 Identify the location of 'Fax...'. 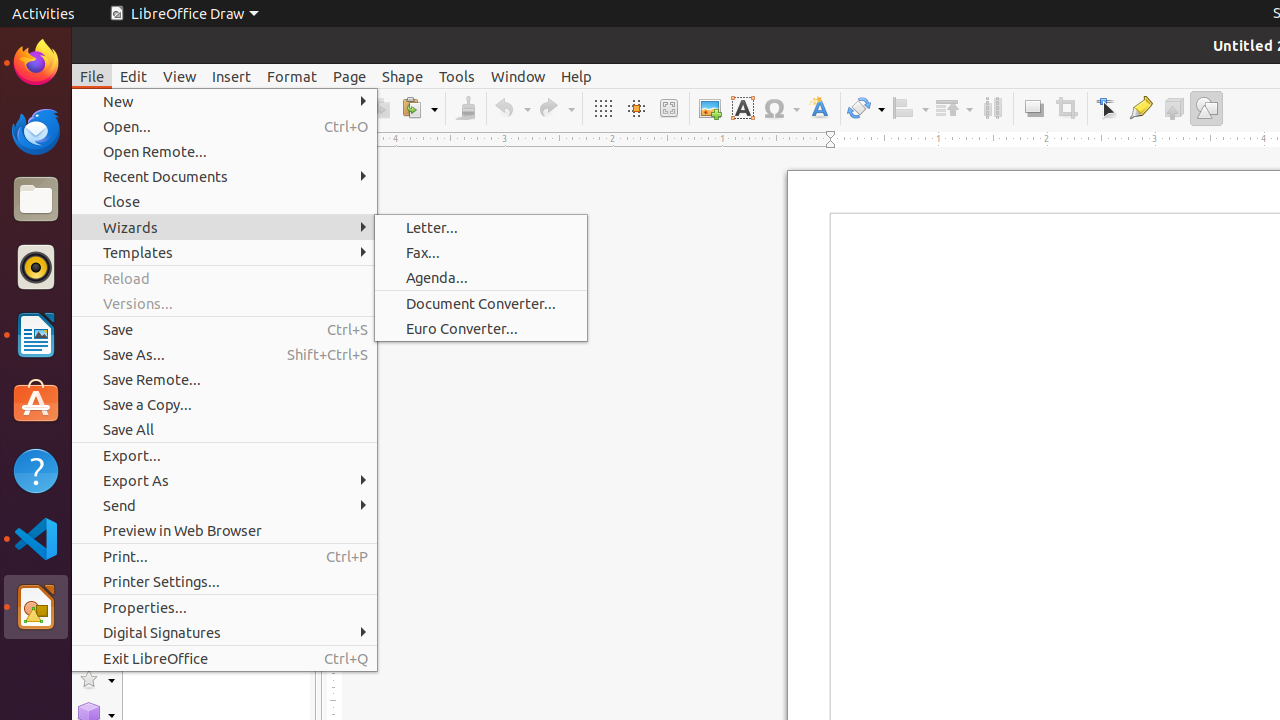
(481, 251).